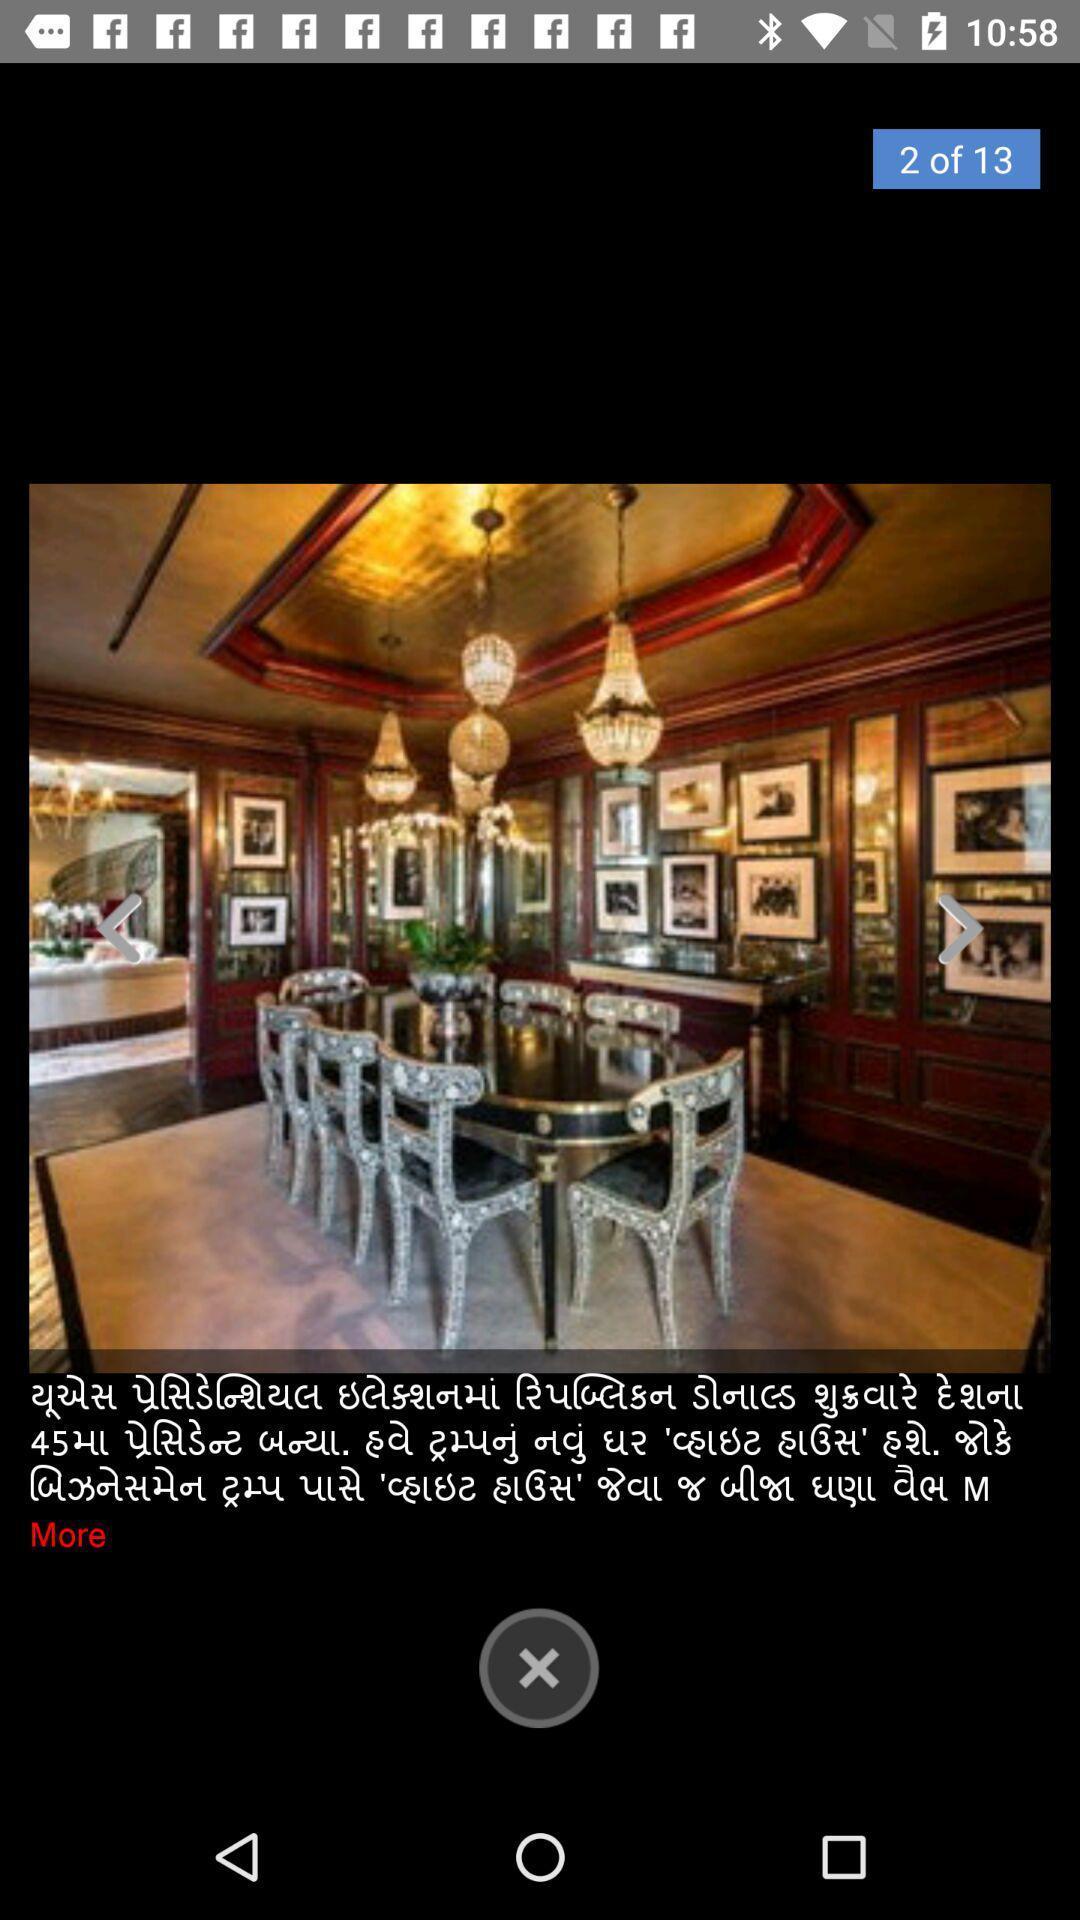 This screenshot has height=1920, width=1080. Describe the element at coordinates (538, 1667) in the screenshot. I see `go back` at that location.